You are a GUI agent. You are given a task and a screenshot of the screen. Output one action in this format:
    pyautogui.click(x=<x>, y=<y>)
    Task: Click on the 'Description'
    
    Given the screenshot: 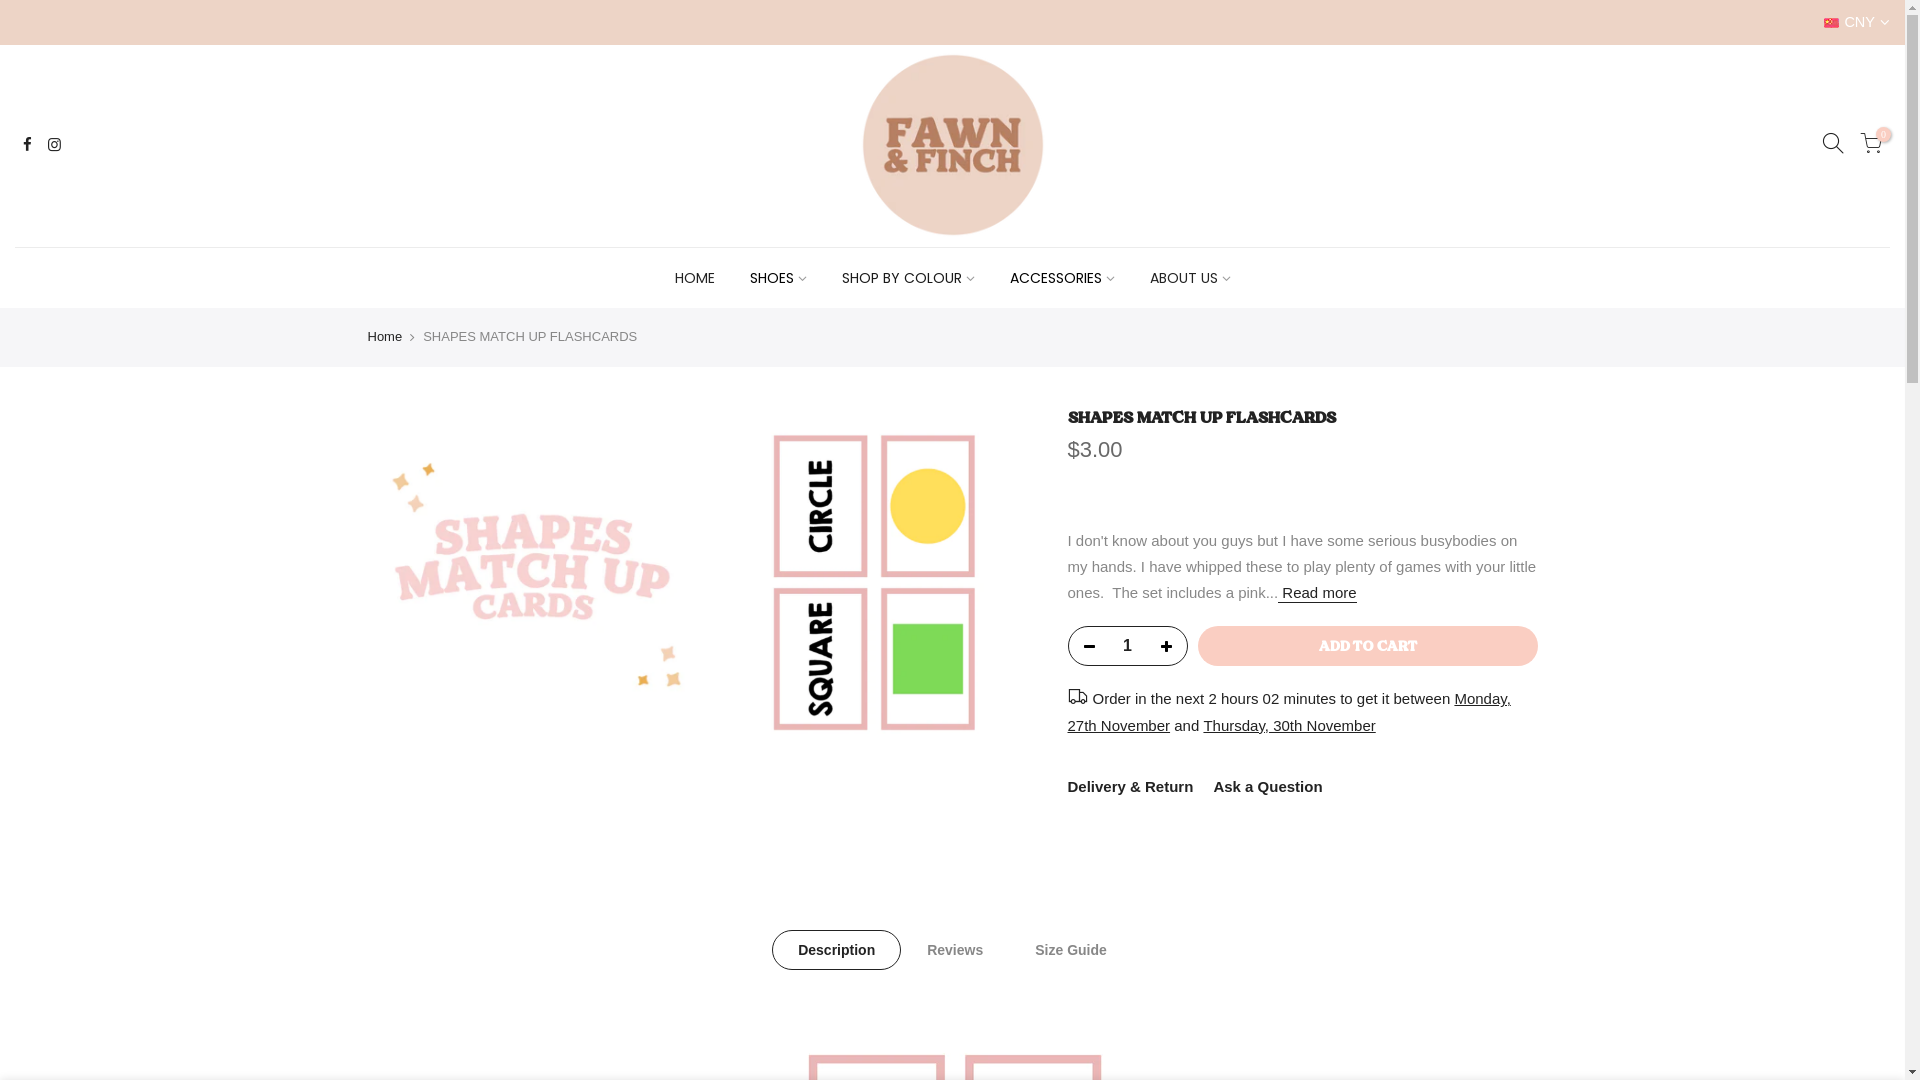 What is the action you would take?
    pyautogui.click(x=836, y=948)
    